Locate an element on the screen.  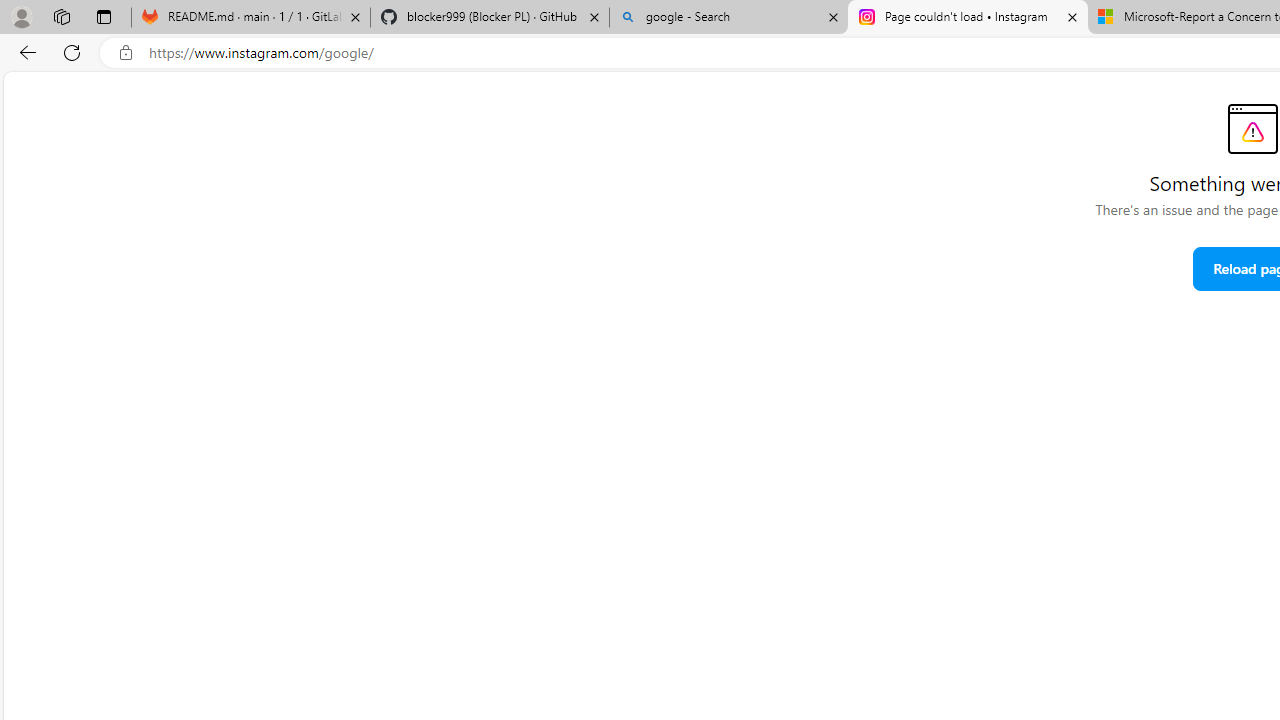
'Workspaces' is located at coordinates (61, 16).